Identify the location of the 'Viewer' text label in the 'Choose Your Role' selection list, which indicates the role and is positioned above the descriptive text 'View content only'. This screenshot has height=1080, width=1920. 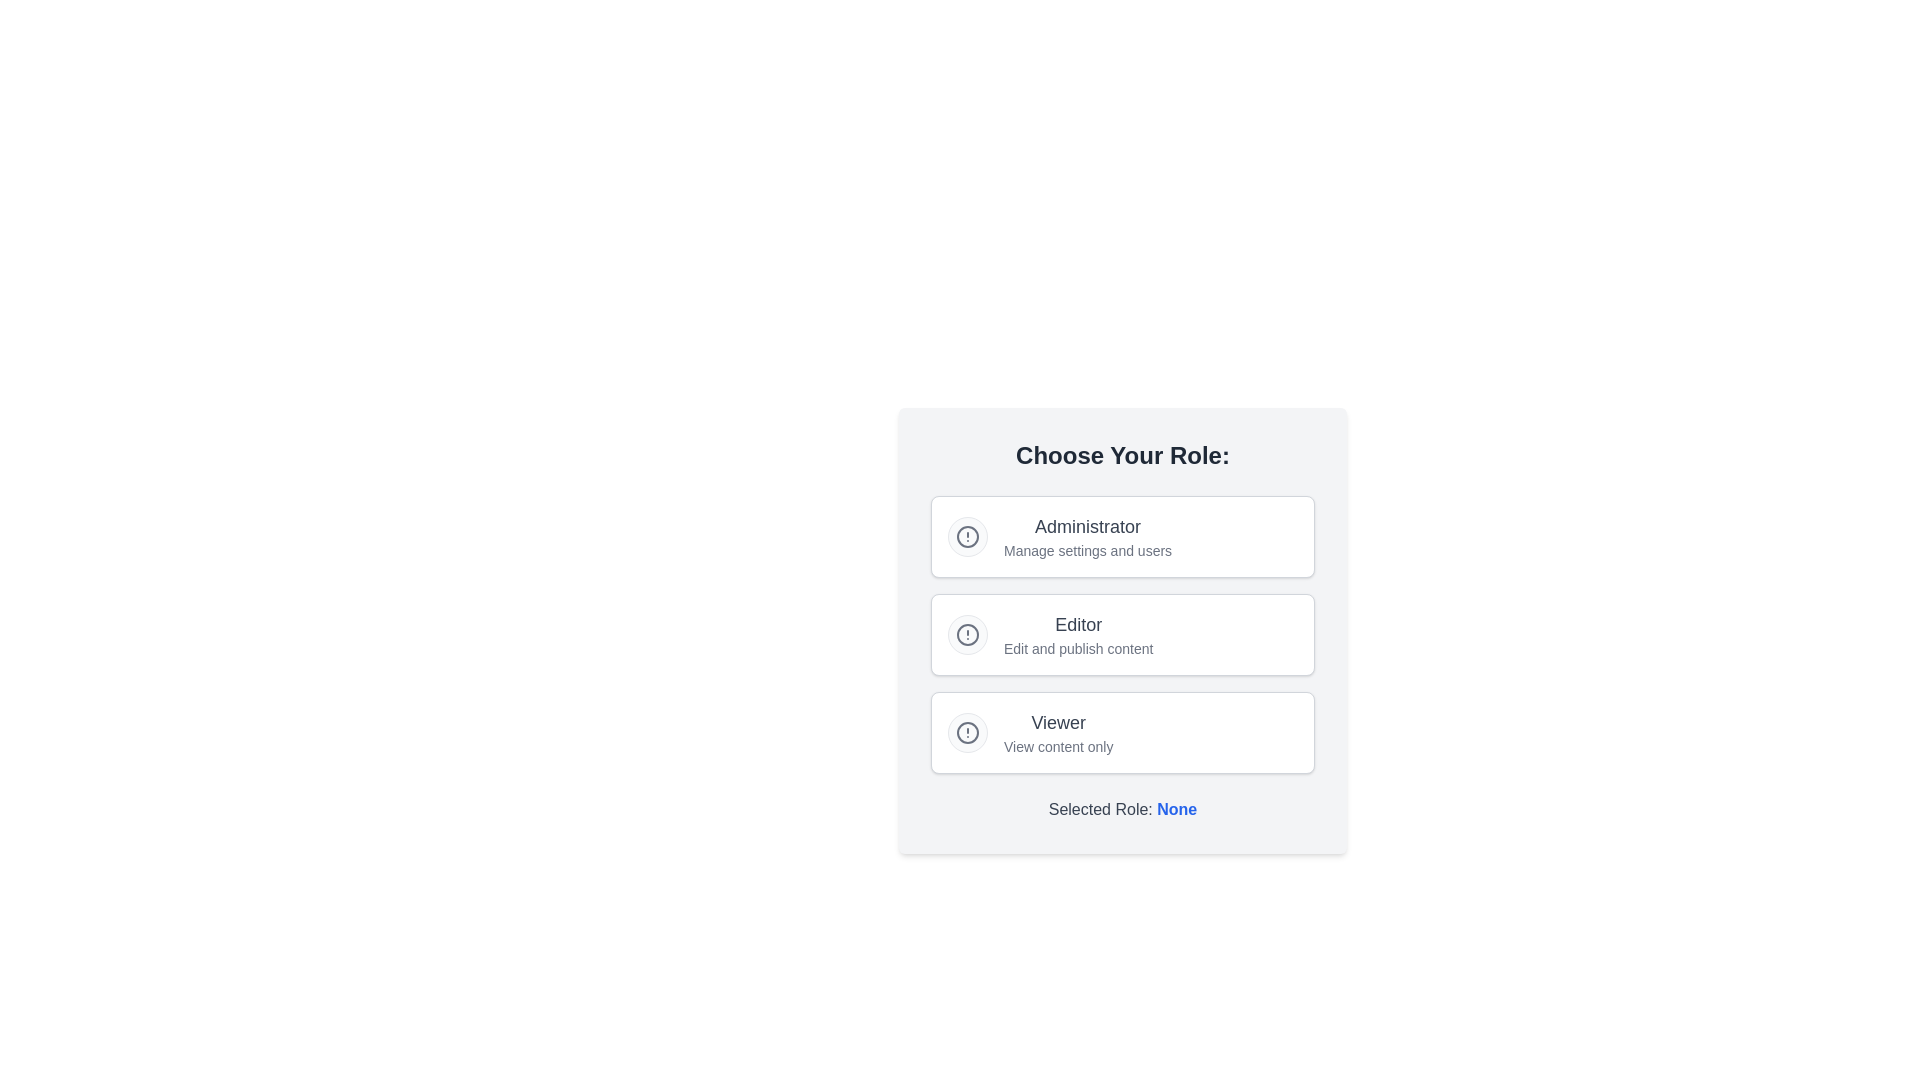
(1057, 722).